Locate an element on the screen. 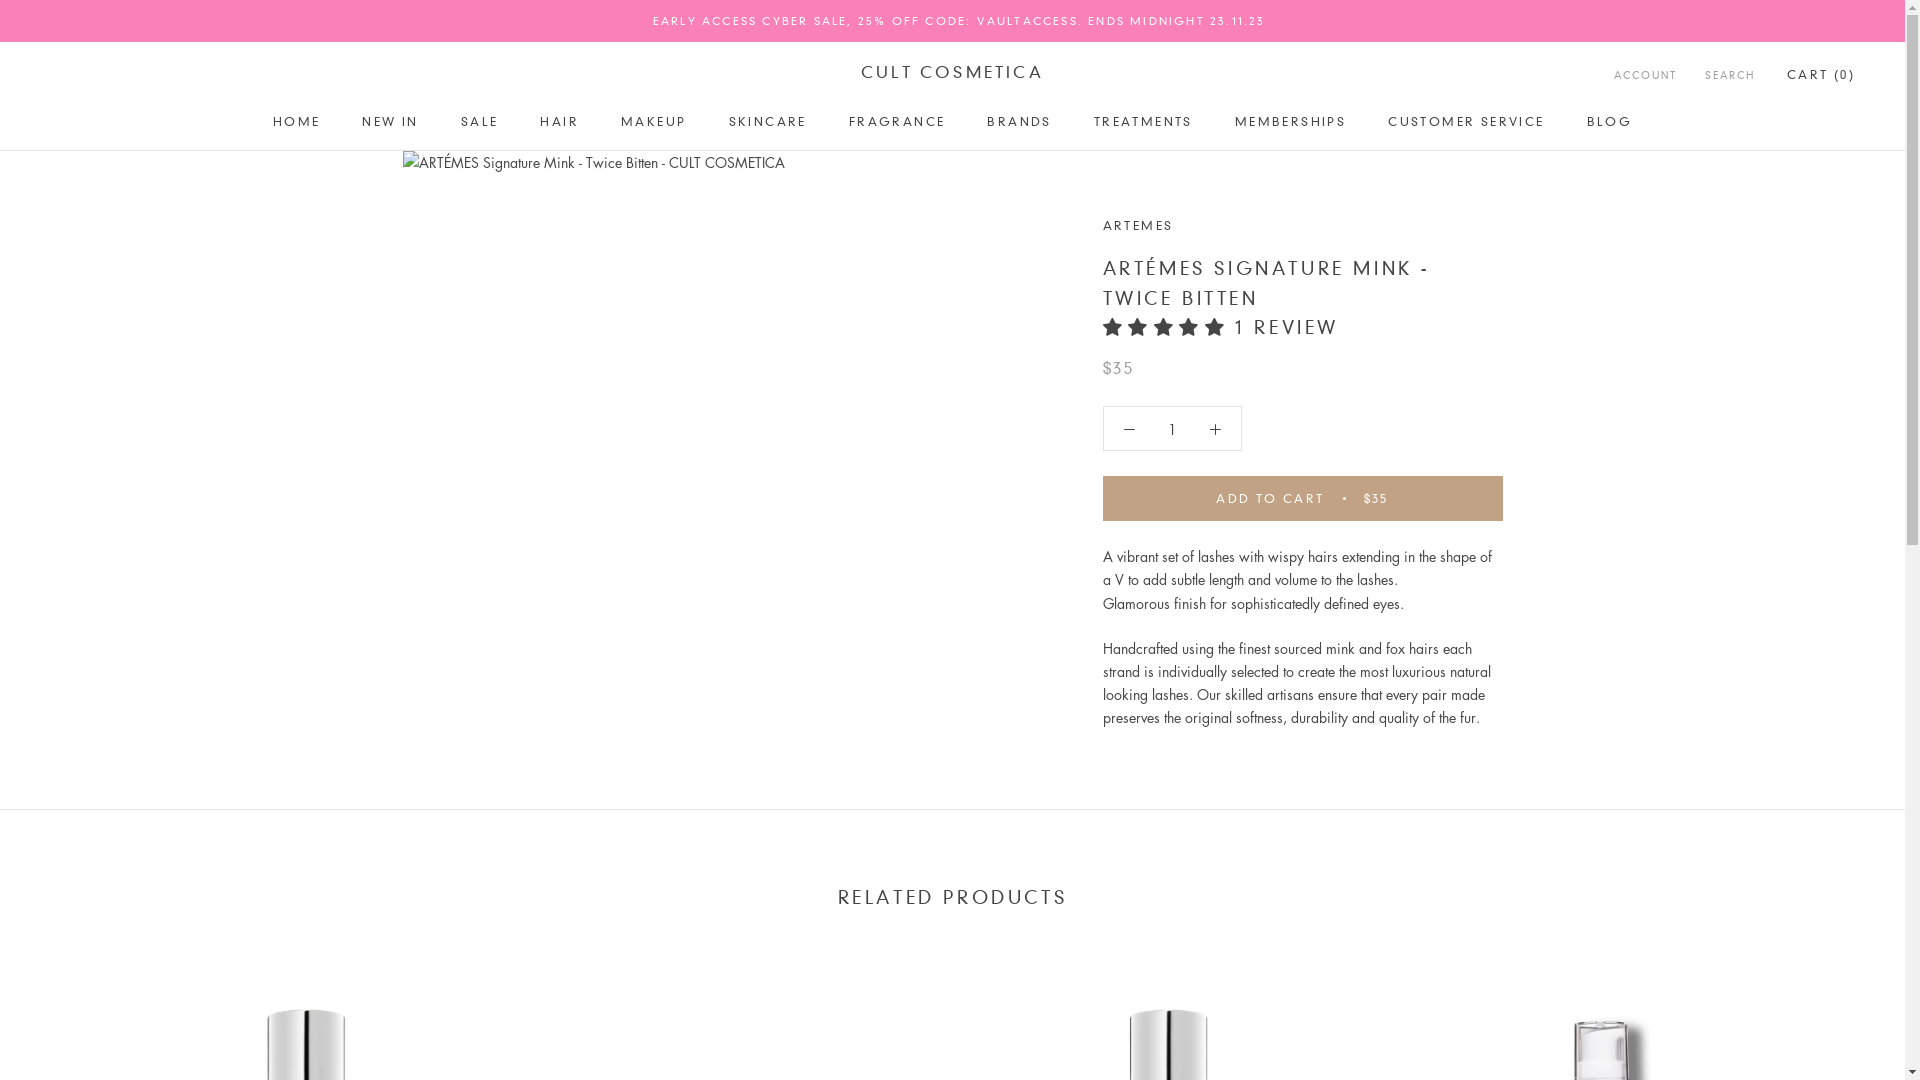 The image size is (1920, 1080). 'HAIR is located at coordinates (539, 121).